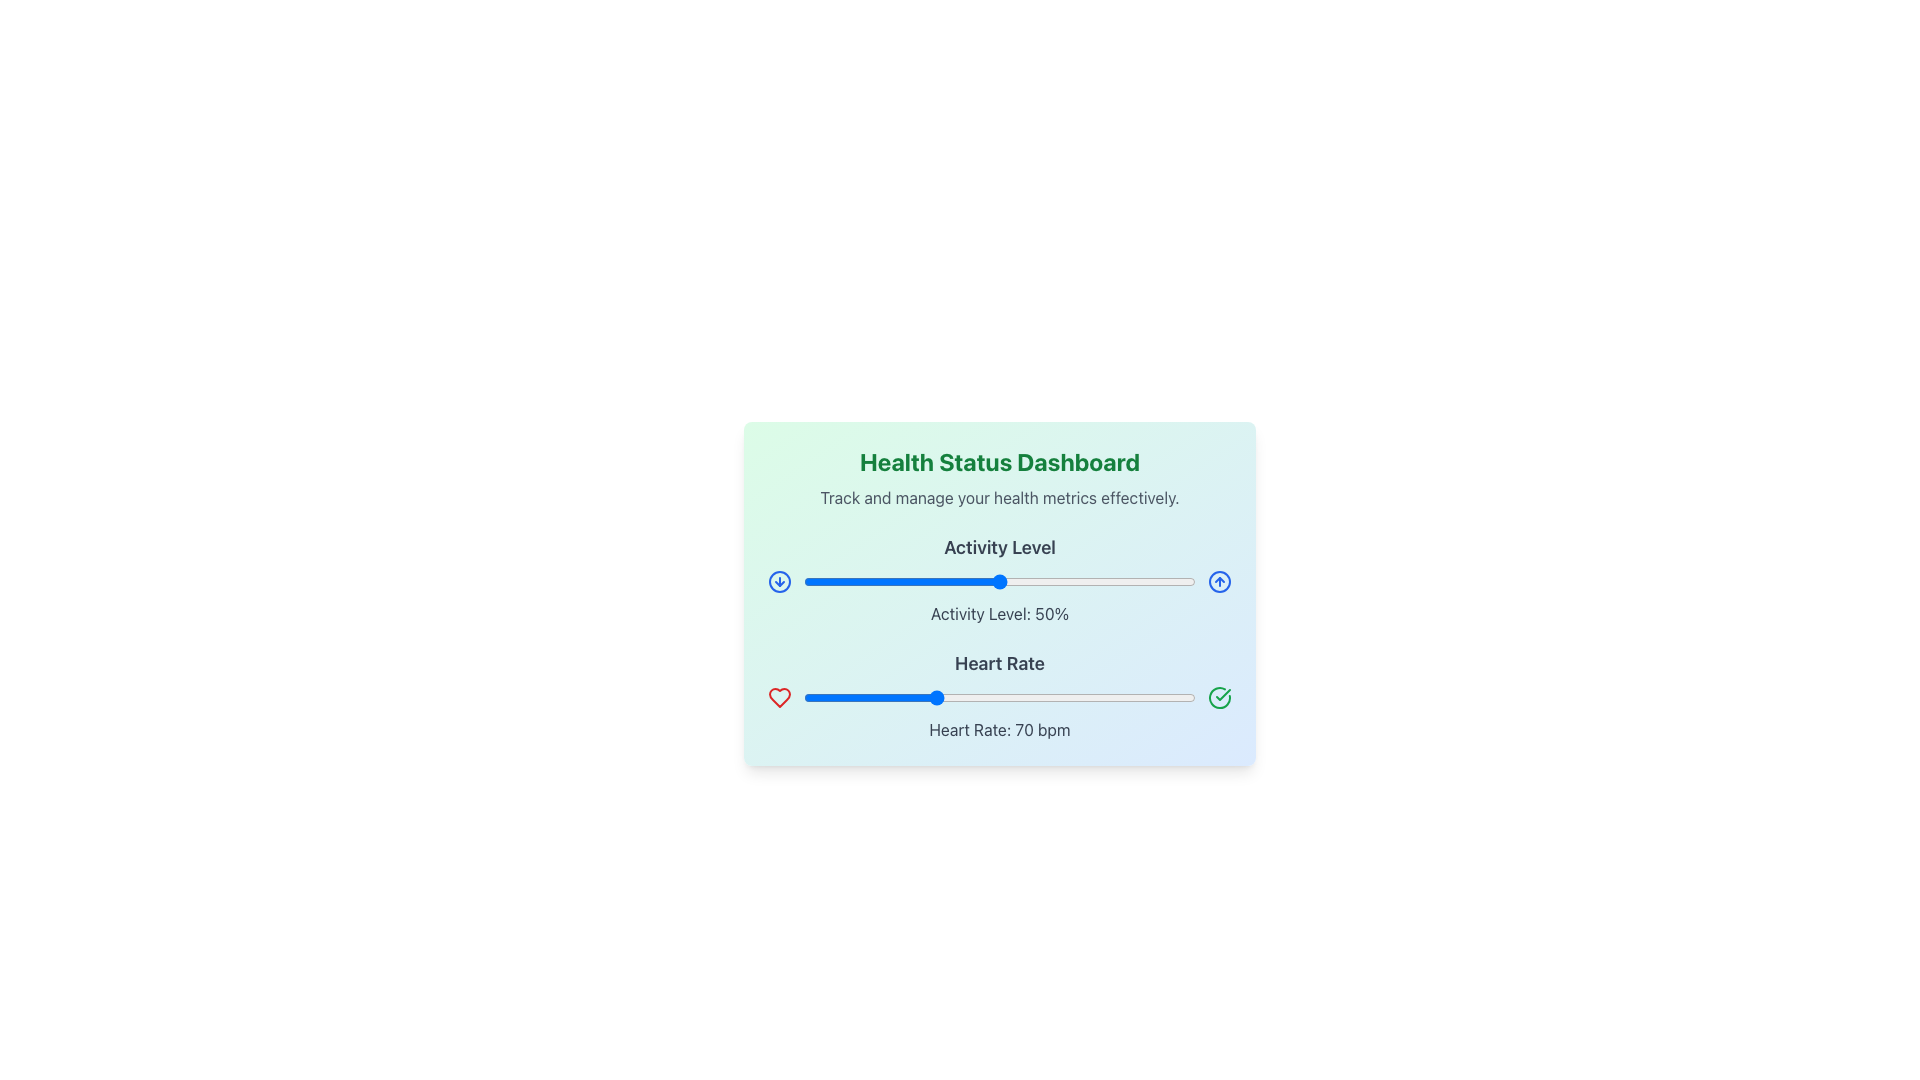  What do you see at coordinates (999, 637) in the screenshot?
I see `the labels of the sliders located within the 'Health Status Dashboard' card under the subtitle 'Track and manage your health metrics effectively.'` at bounding box center [999, 637].